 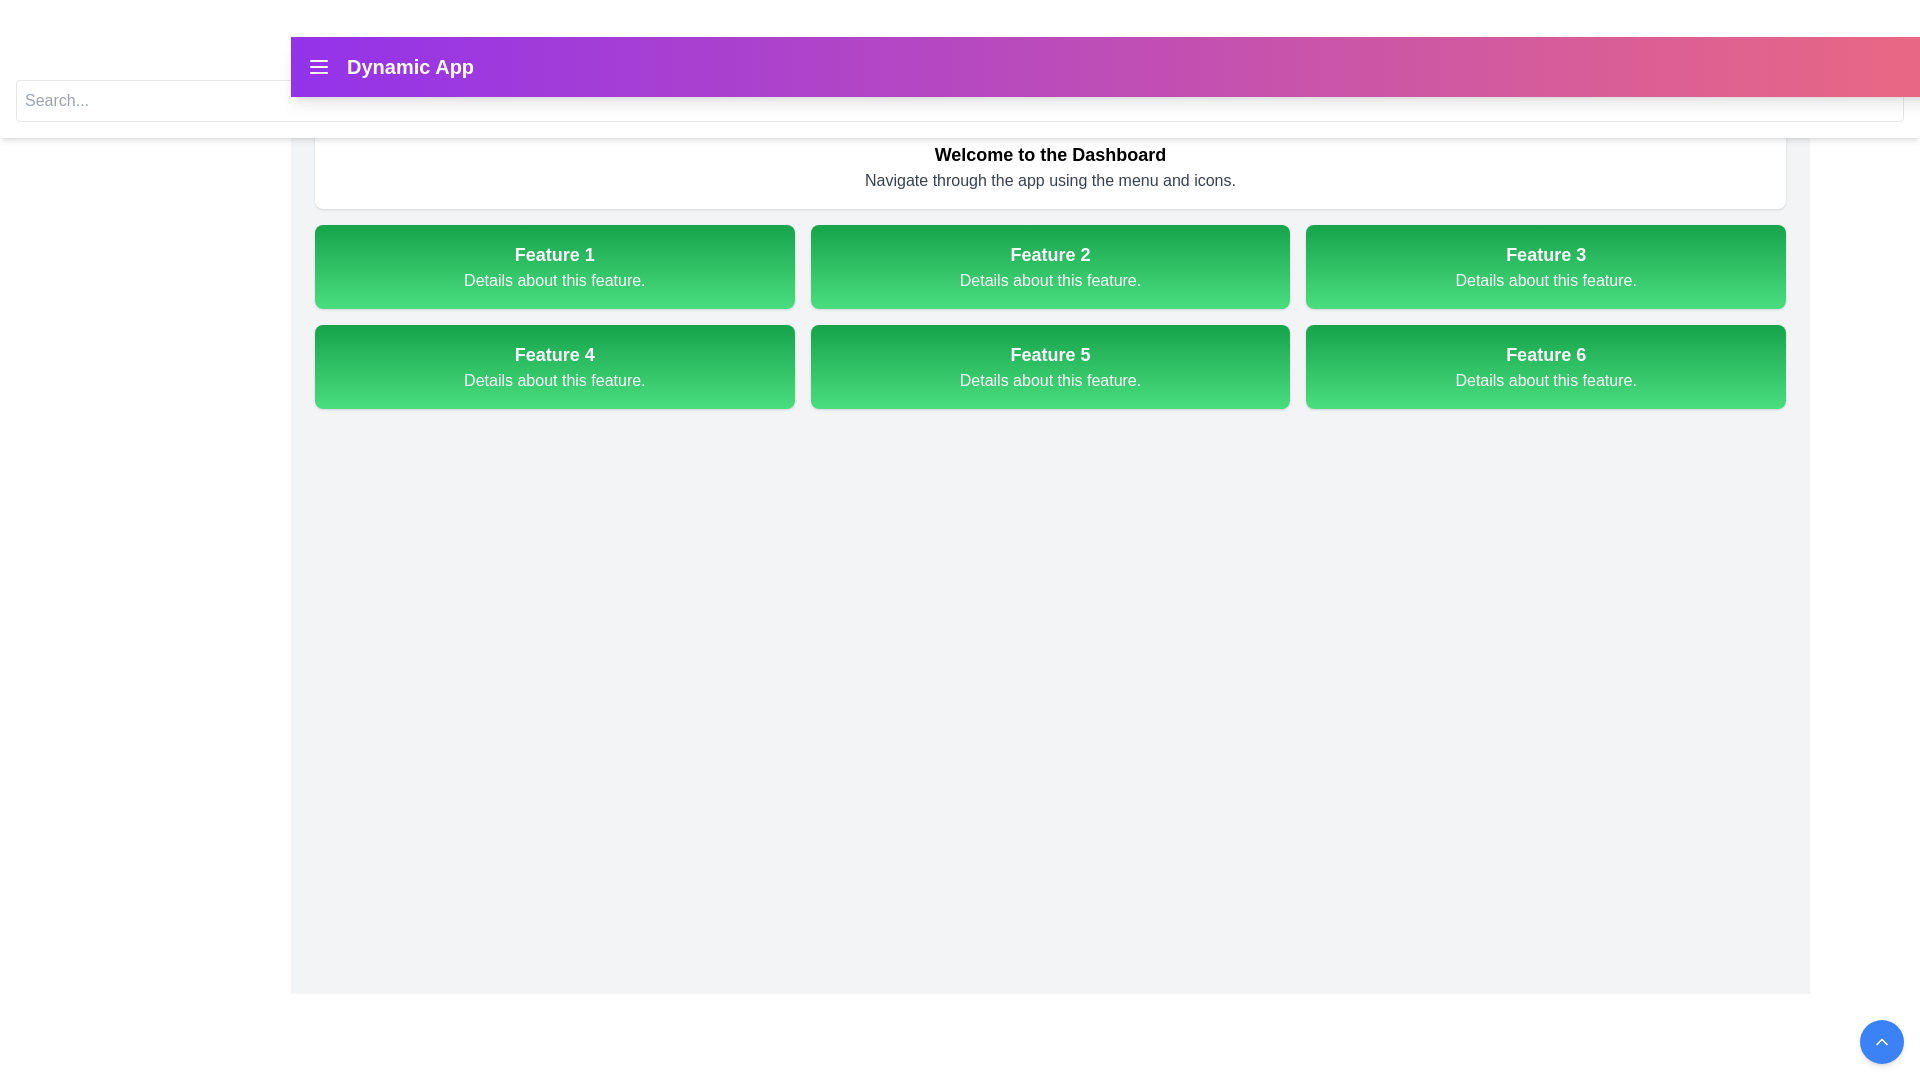 What do you see at coordinates (1049, 353) in the screenshot?
I see `the Text element labeled 'Feature 5', which is styled with a bold and larger font on a green gradient background within the fifth feature card` at bounding box center [1049, 353].